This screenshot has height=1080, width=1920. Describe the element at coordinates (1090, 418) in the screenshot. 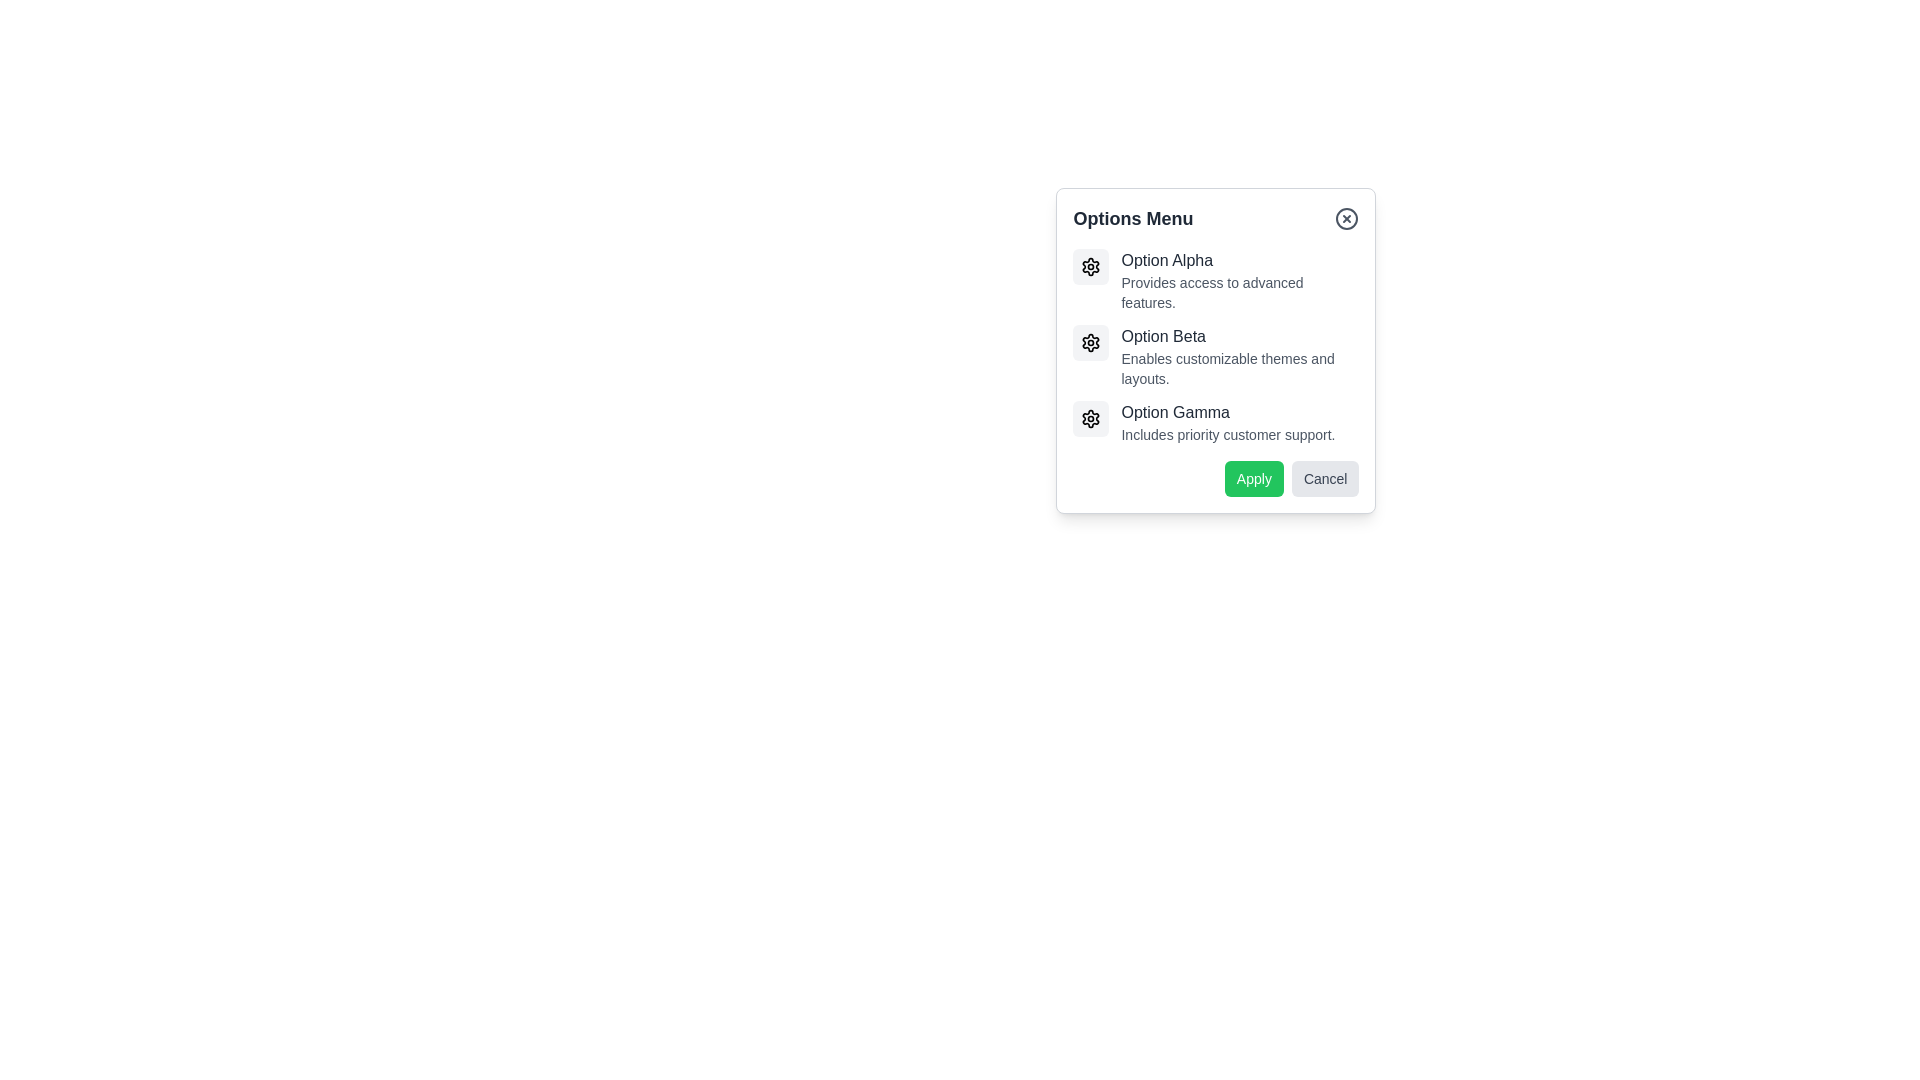

I see `the settings gear icon with a light gray rounded background, located to the left of the 'Option Gamma' label in a vertical list within a modal window` at that location.